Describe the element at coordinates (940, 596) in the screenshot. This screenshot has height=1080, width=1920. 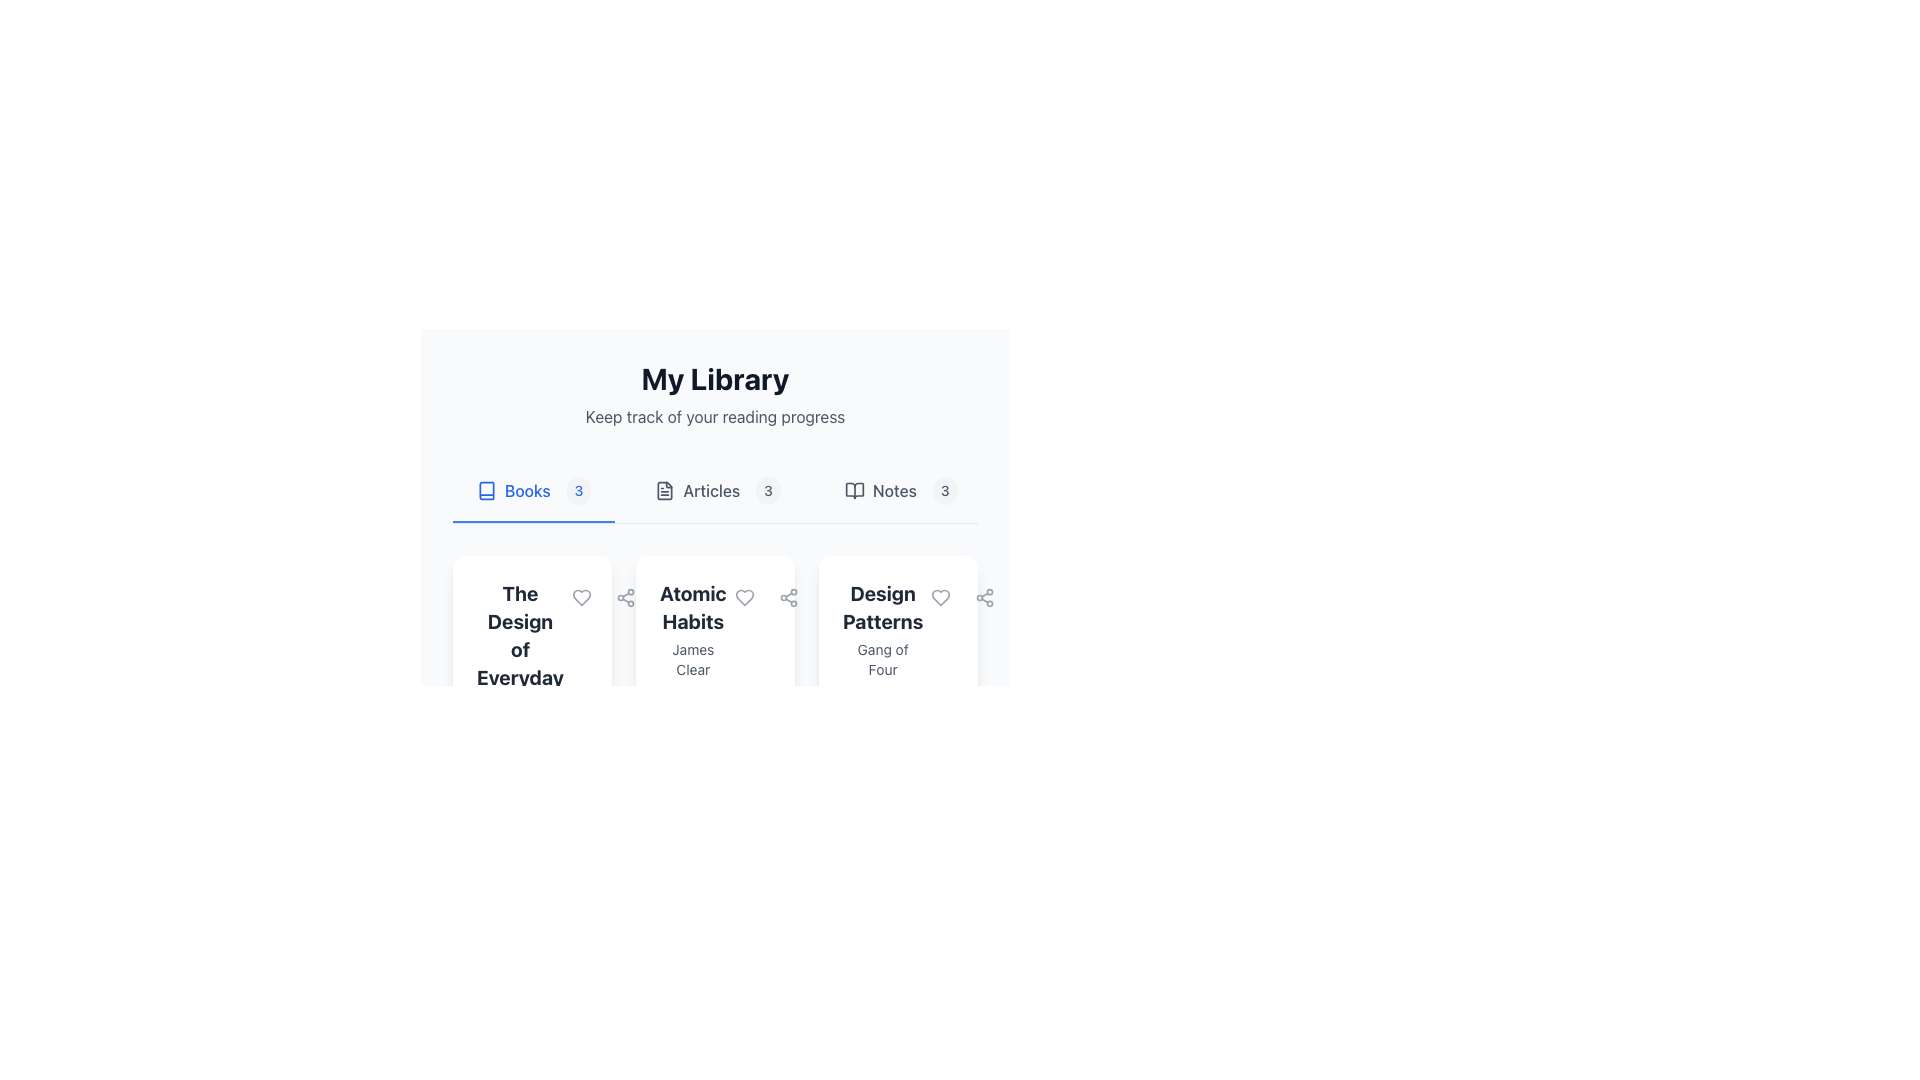
I see `the 'like' or 'favorite' toggle button for the 'Design Patterns' book located in the upper right corner of its card` at that location.